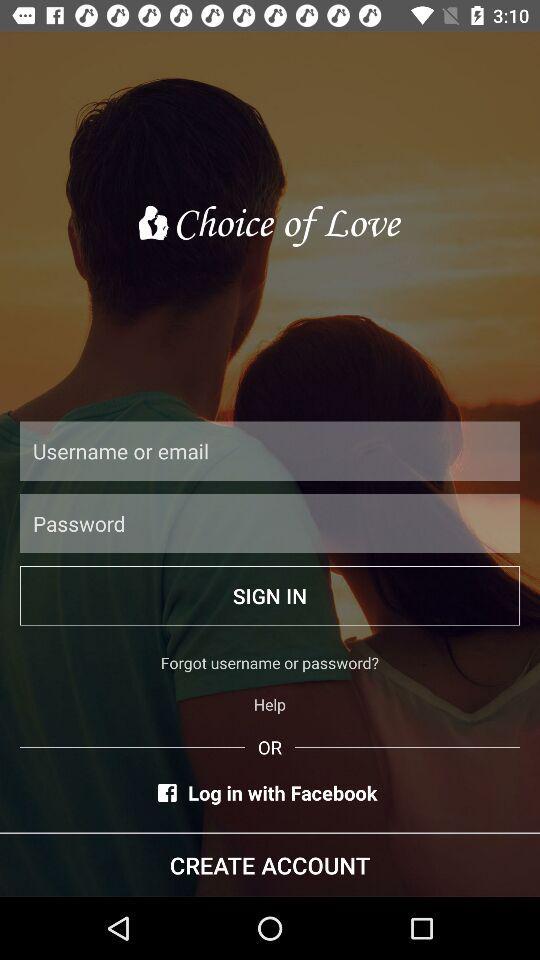 This screenshot has width=540, height=960. What do you see at coordinates (269, 792) in the screenshot?
I see `icon below or` at bounding box center [269, 792].